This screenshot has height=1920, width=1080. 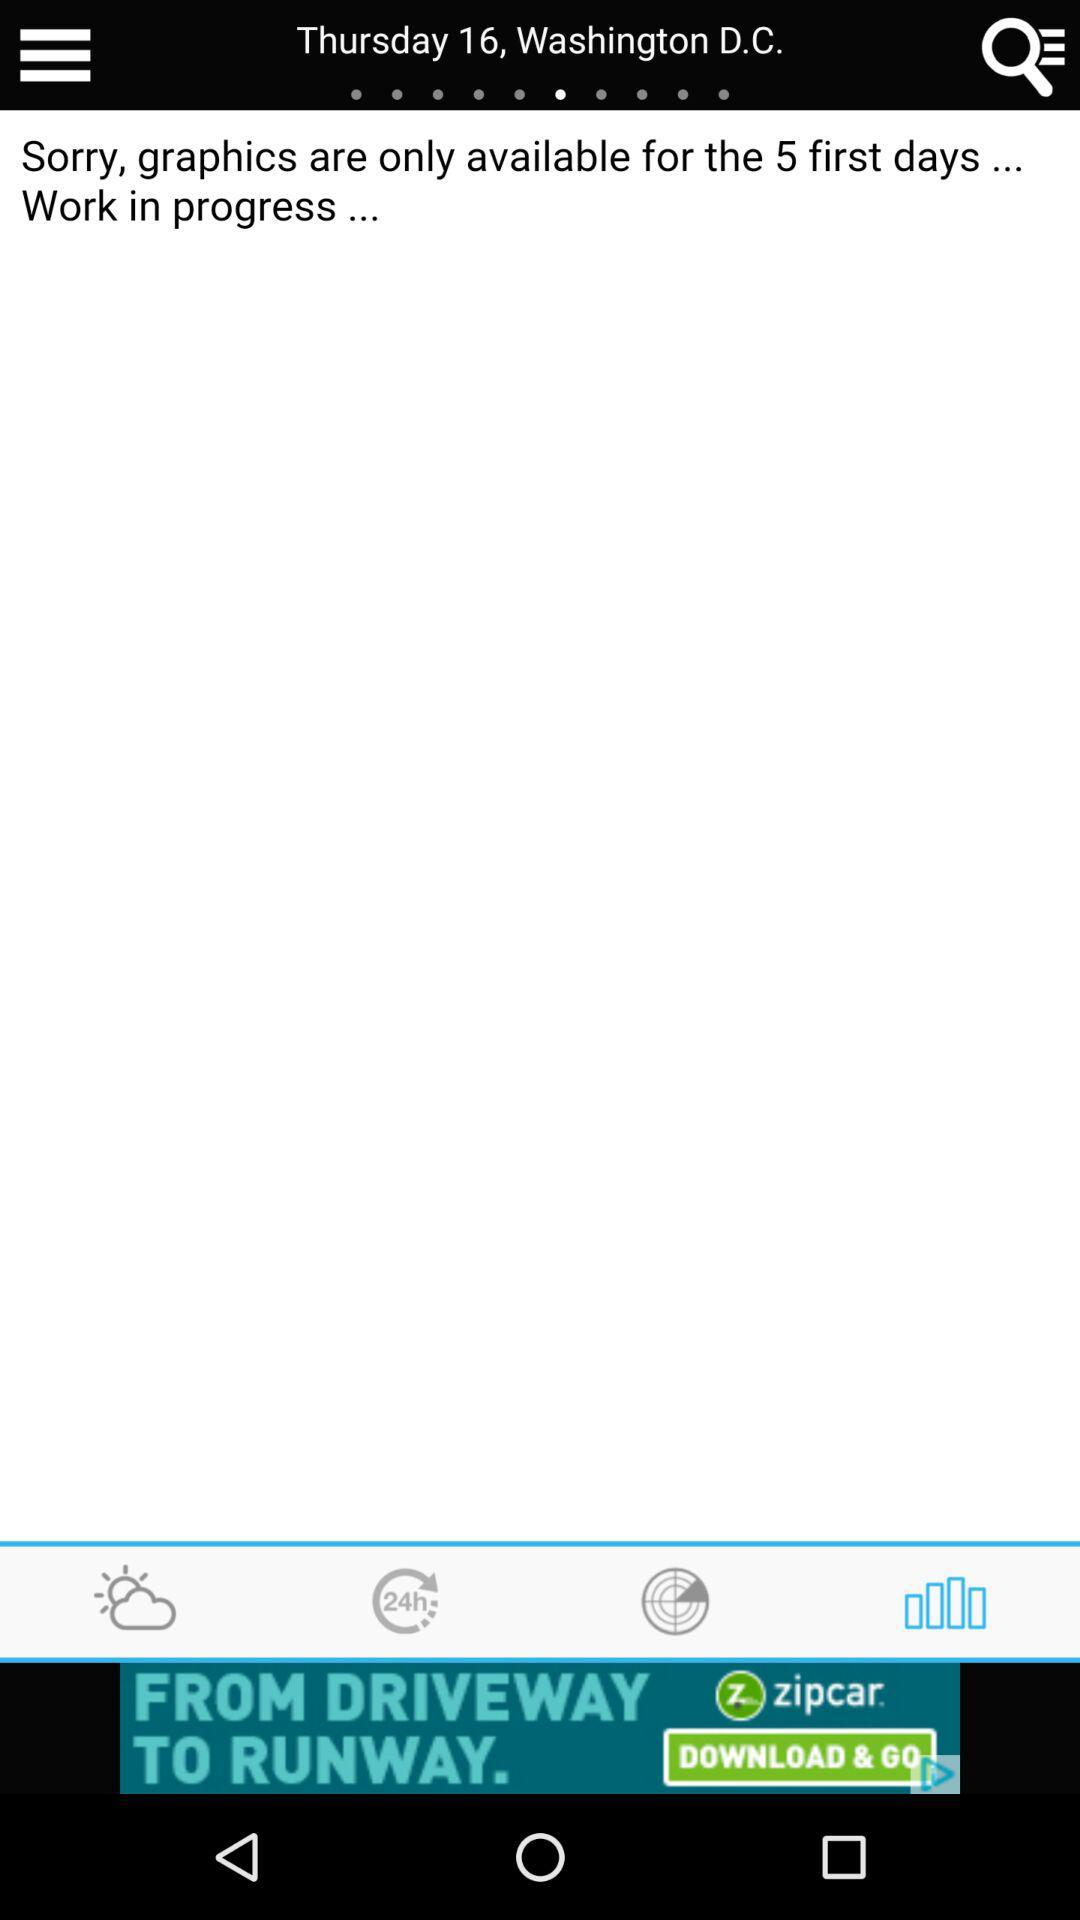 What do you see at coordinates (1024, 58) in the screenshot?
I see `the search icon` at bounding box center [1024, 58].